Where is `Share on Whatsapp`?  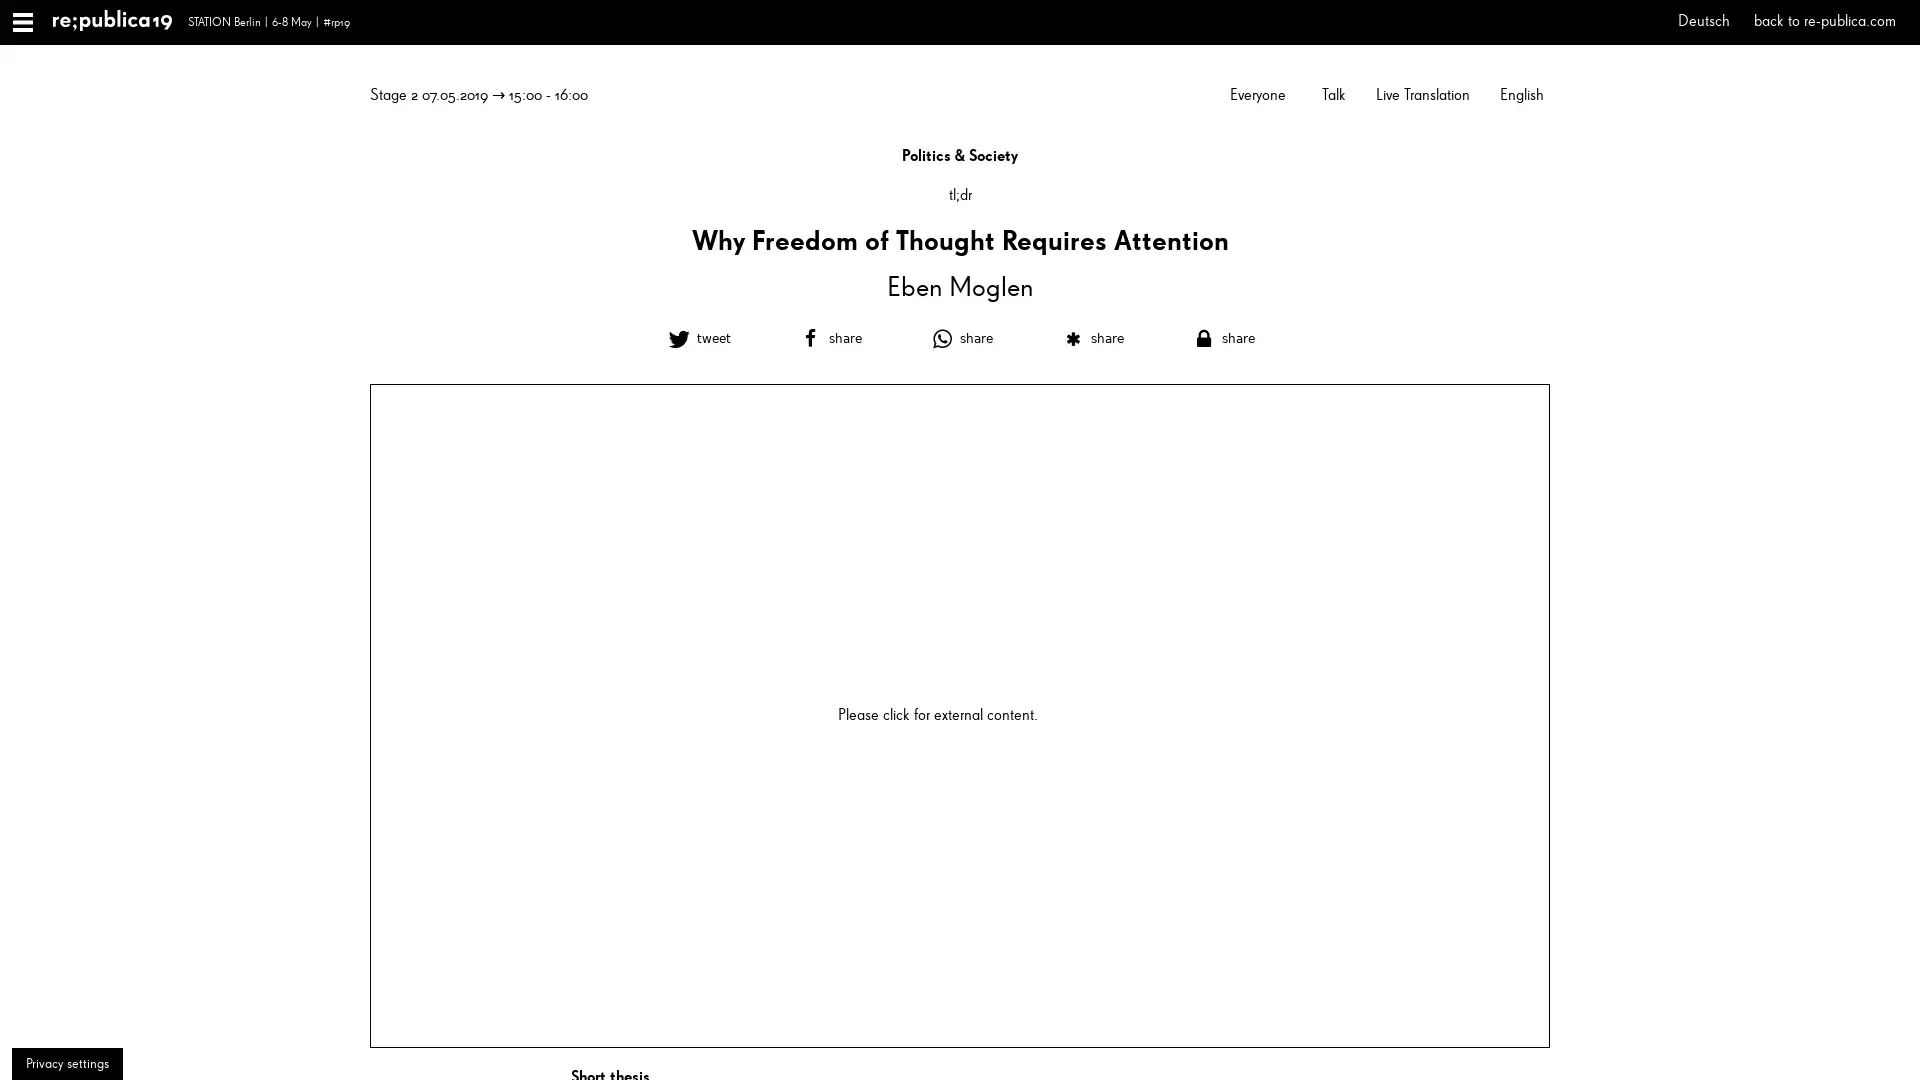 Share on Whatsapp is located at coordinates (960, 338).